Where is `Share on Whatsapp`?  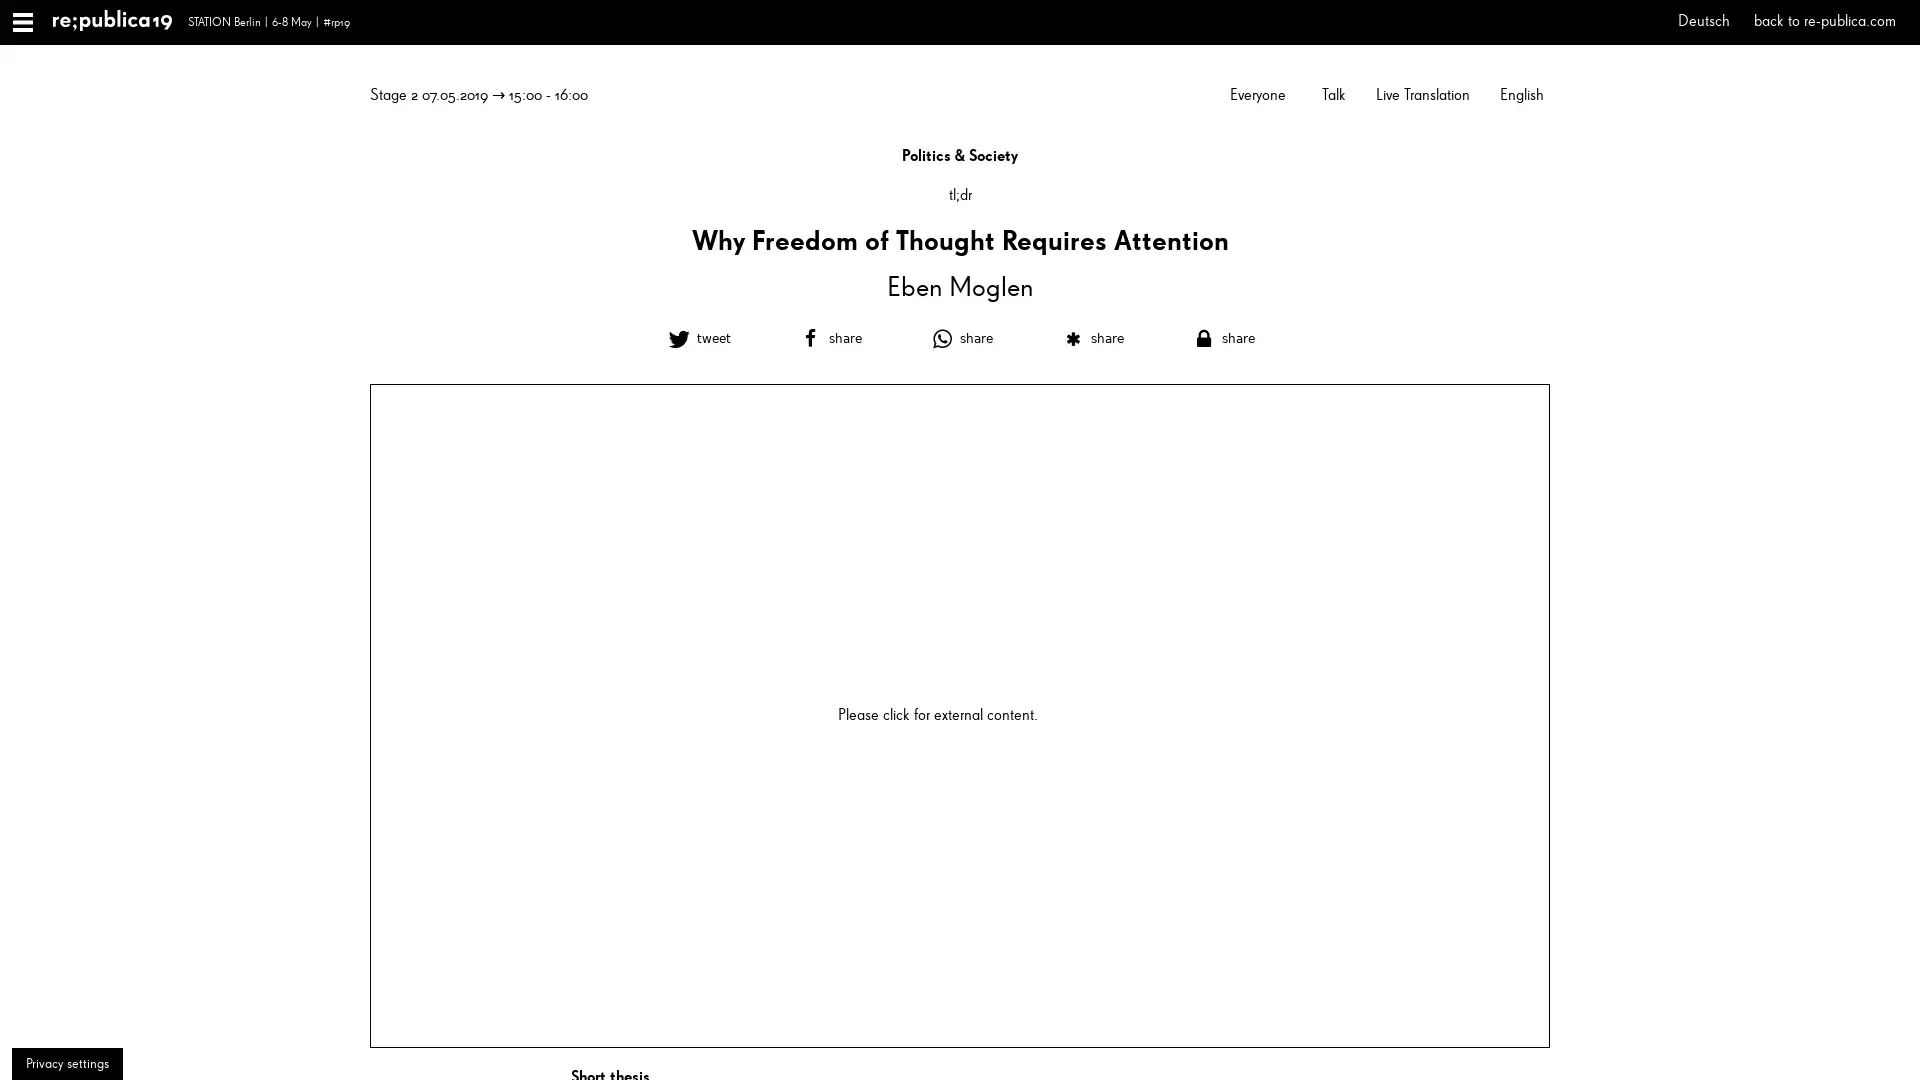 Share on Whatsapp is located at coordinates (960, 338).